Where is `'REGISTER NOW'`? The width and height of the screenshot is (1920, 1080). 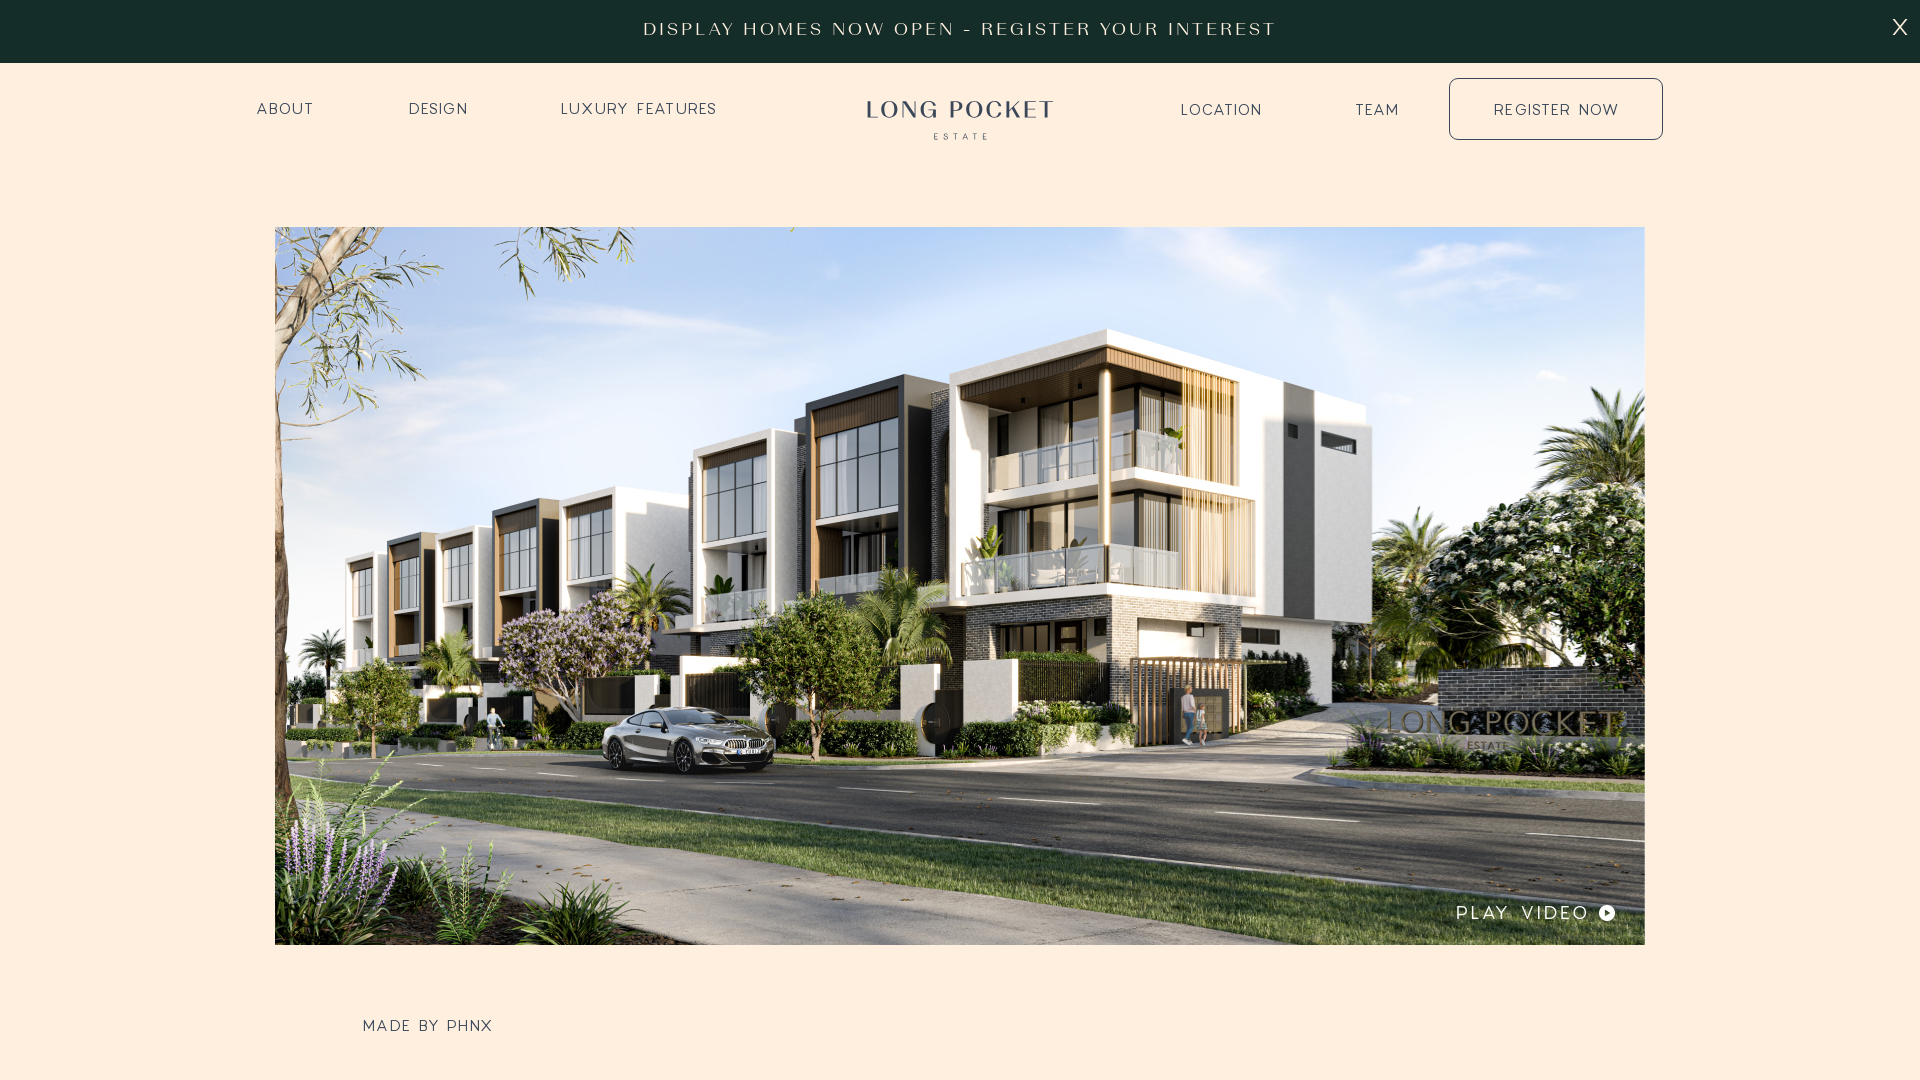
'REGISTER NOW' is located at coordinates (1554, 108).